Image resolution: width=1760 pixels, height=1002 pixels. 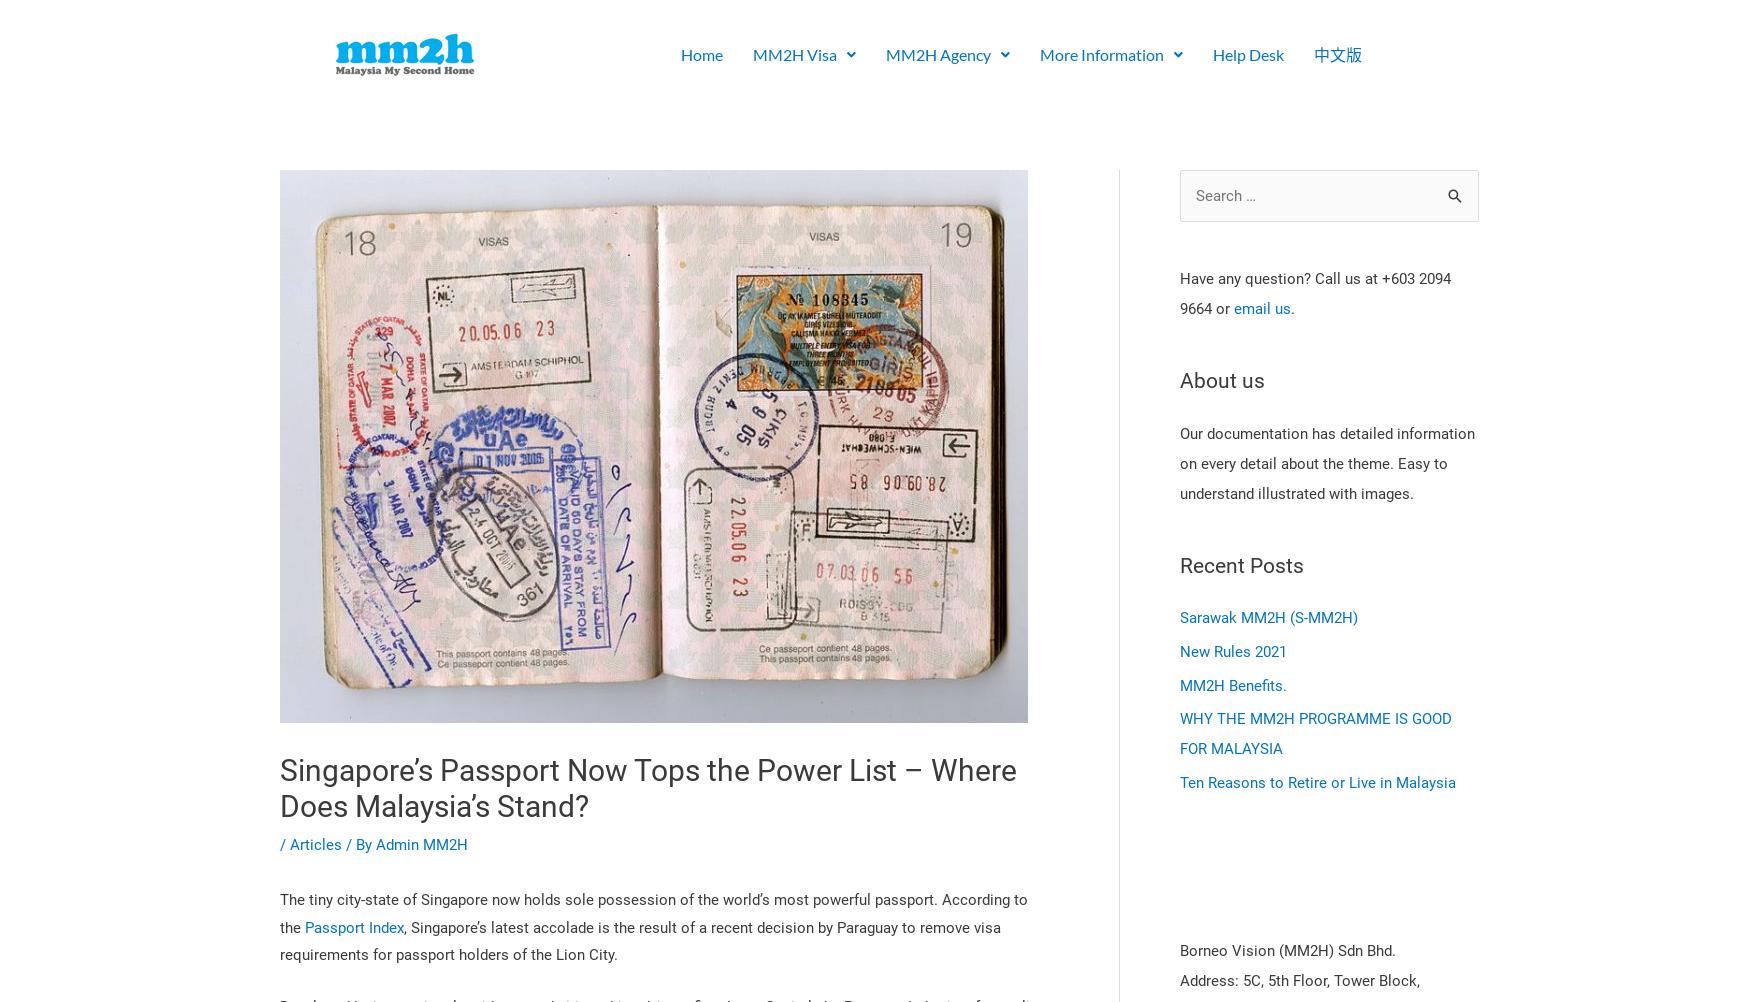 I want to click on 'About us', so click(x=1179, y=380).